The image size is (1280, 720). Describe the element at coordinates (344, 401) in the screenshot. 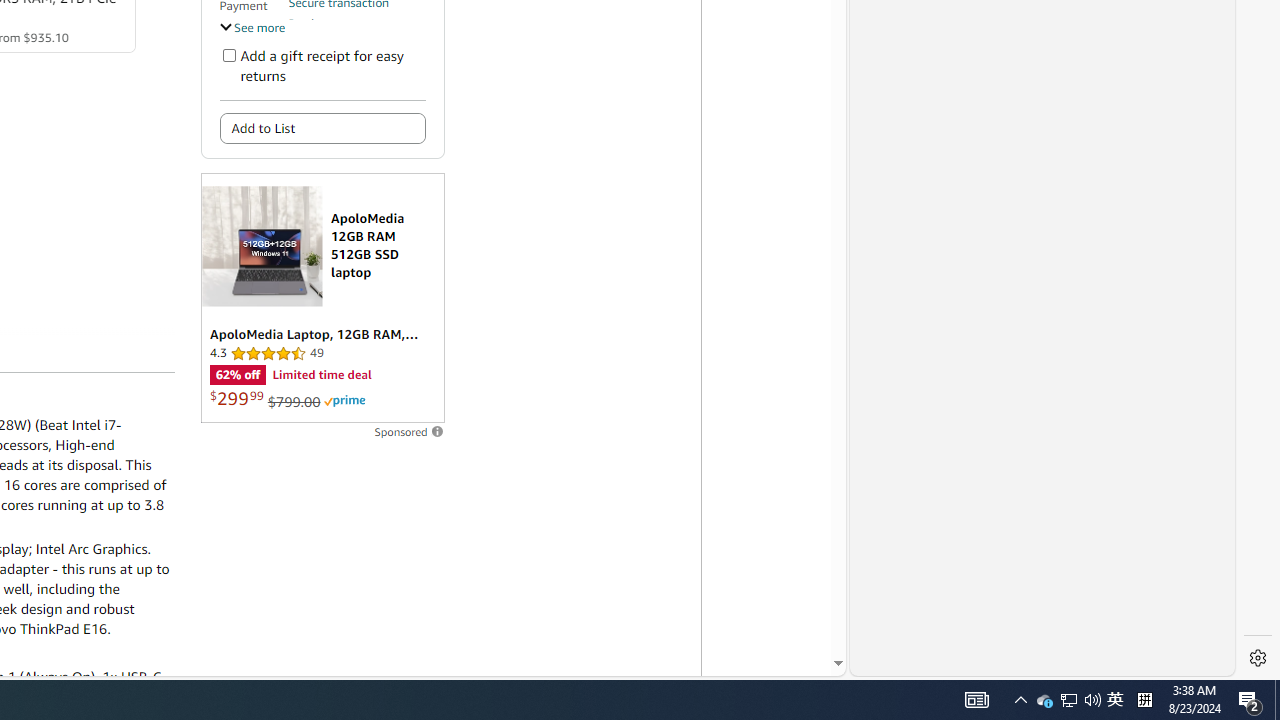

I see `'Prime'` at that location.